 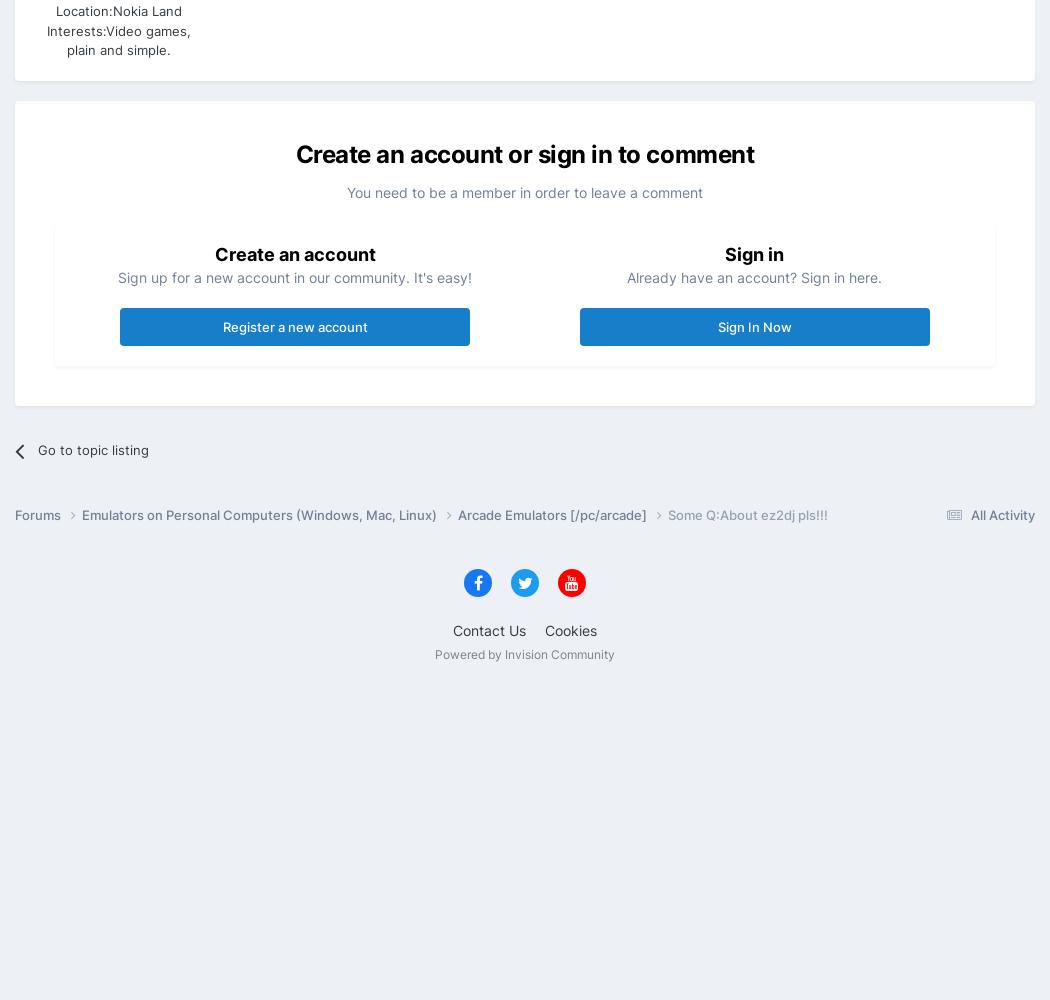 I want to click on 'Location:', so click(x=84, y=11).